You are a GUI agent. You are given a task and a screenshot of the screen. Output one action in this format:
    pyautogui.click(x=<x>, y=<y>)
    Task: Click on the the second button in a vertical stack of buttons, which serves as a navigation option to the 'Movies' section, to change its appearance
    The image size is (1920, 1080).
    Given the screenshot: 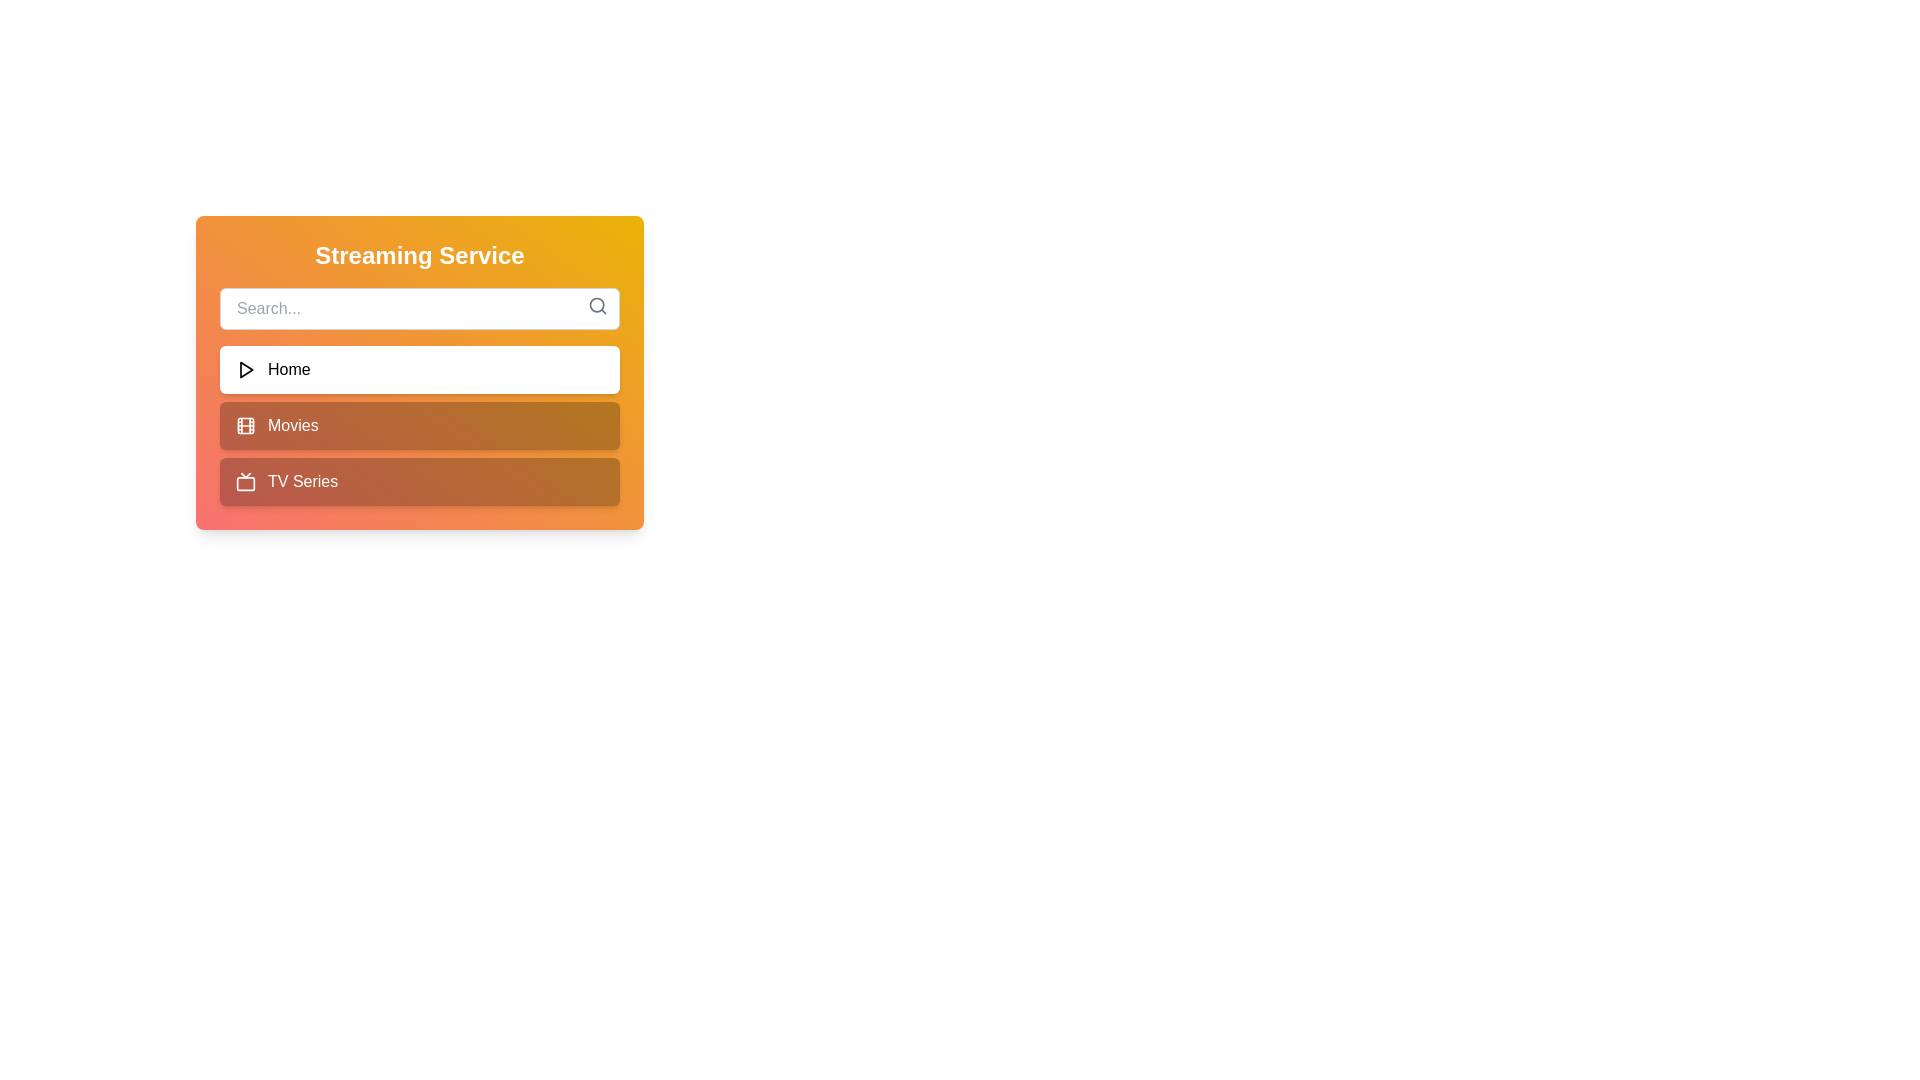 What is the action you would take?
    pyautogui.click(x=419, y=424)
    